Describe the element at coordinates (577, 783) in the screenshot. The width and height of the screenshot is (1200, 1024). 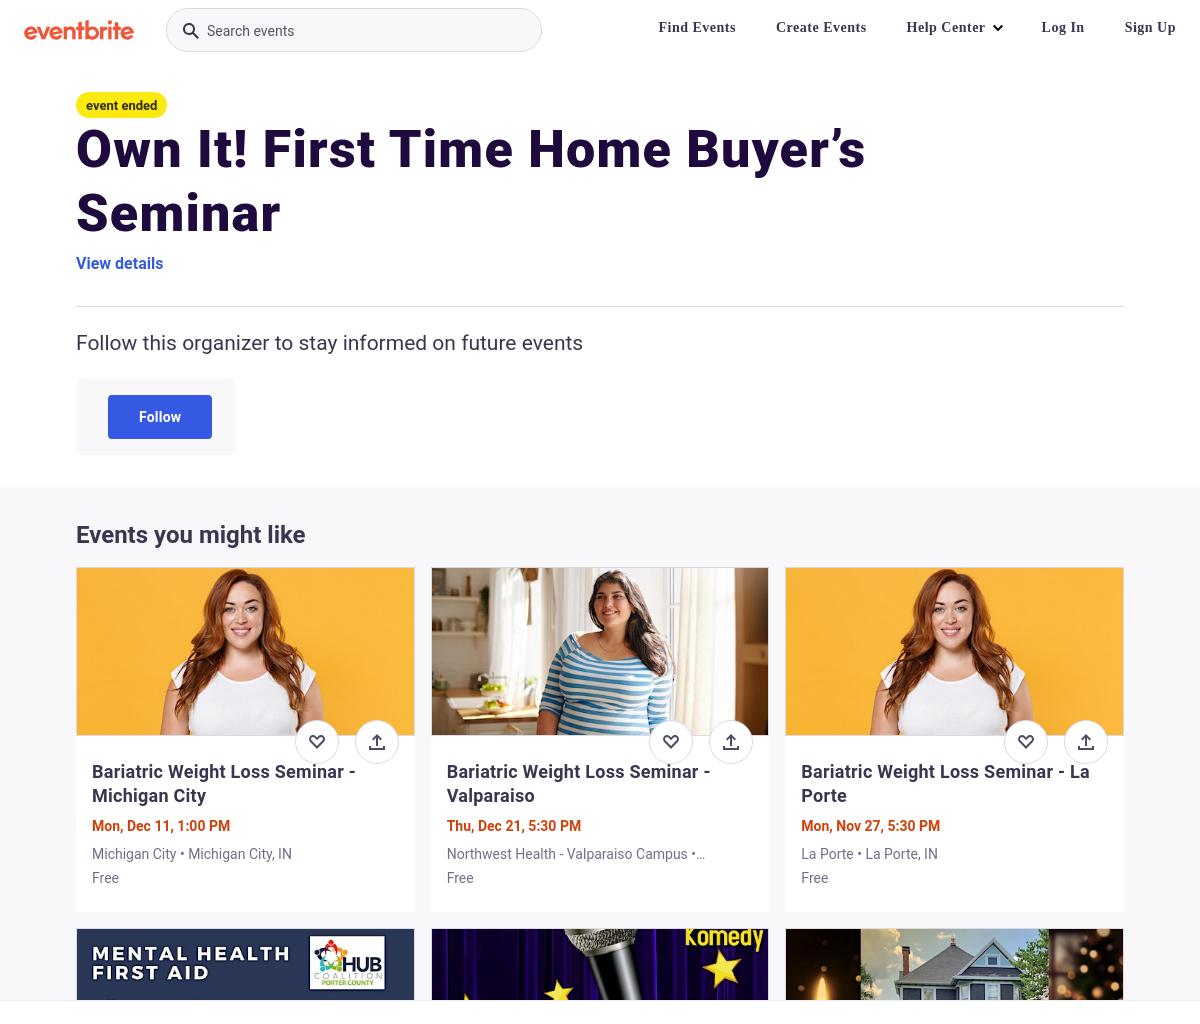
I see `'Bariatric  Weight Loss Seminar - Valparaiso'` at that location.